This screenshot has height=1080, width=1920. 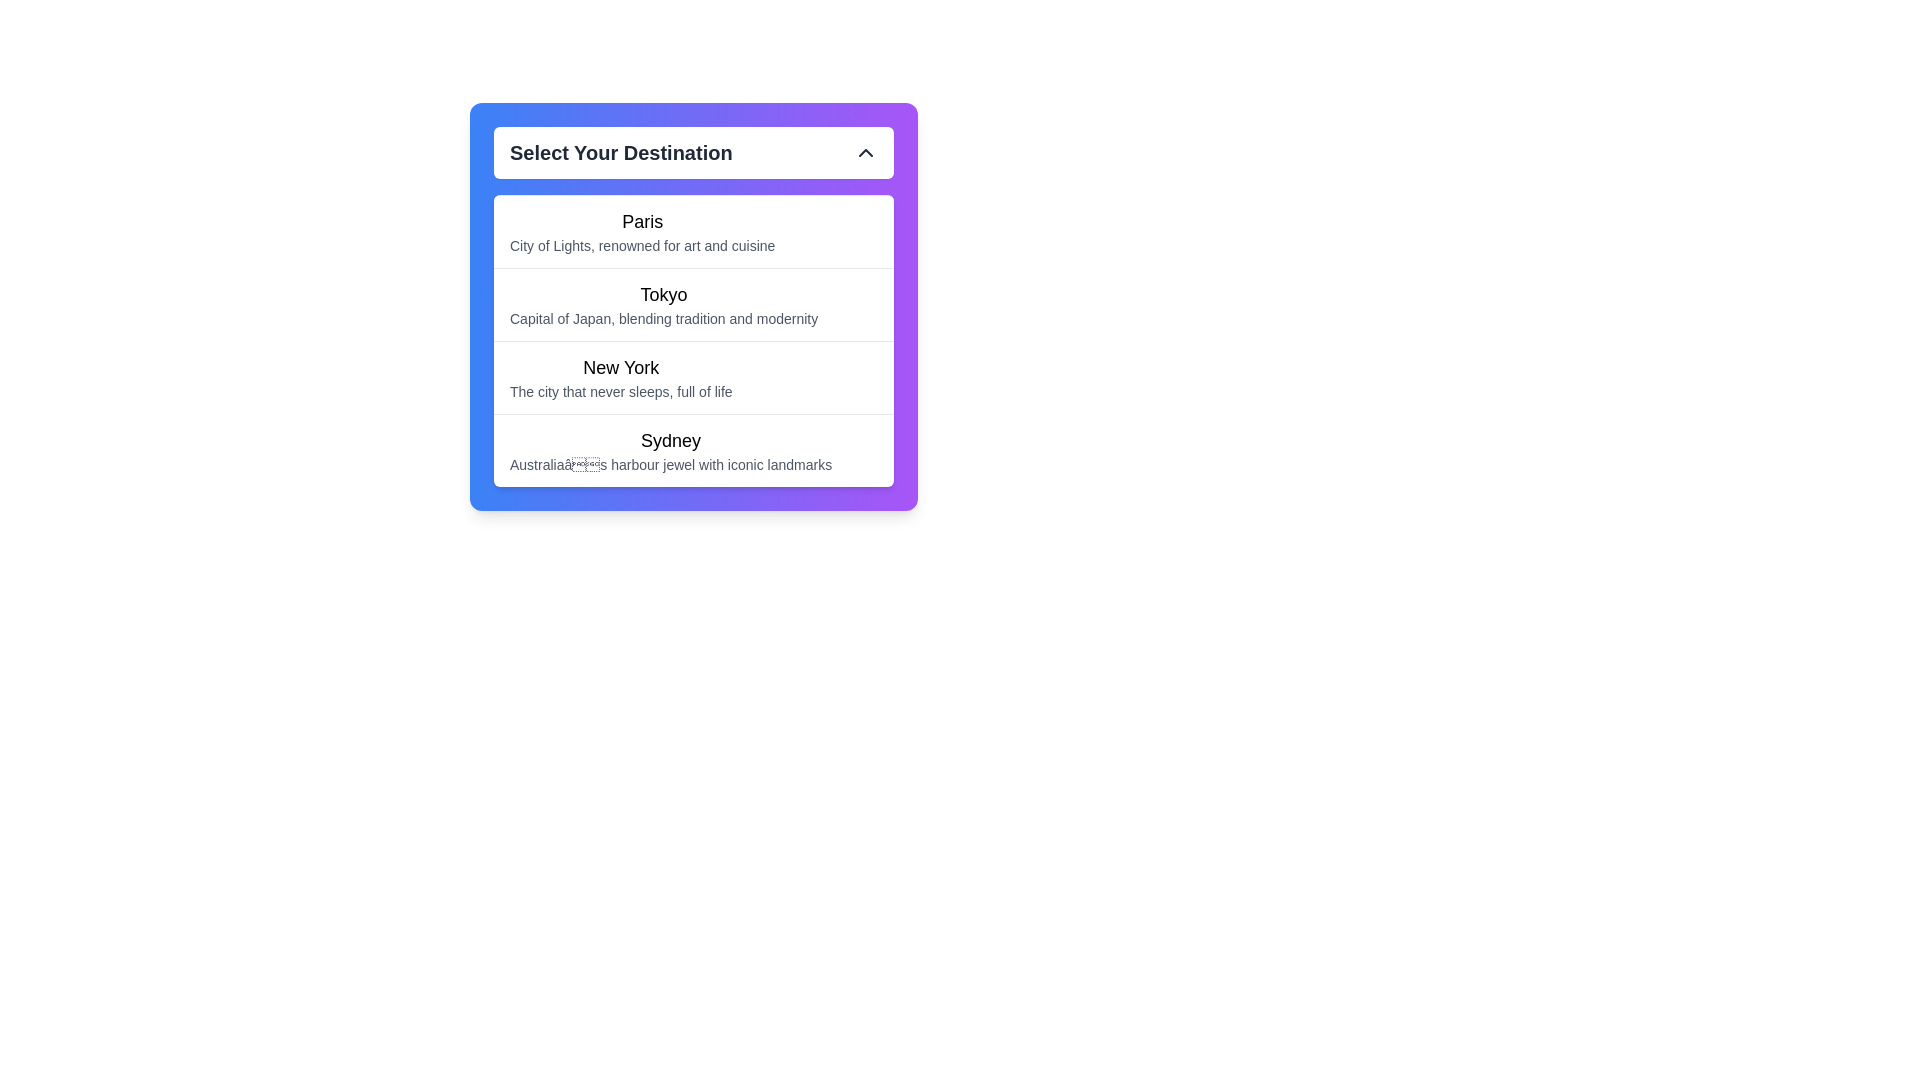 What do you see at coordinates (694, 450) in the screenshot?
I see `the list item with the primary text 'Sydney'` at bounding box center [694, 450].